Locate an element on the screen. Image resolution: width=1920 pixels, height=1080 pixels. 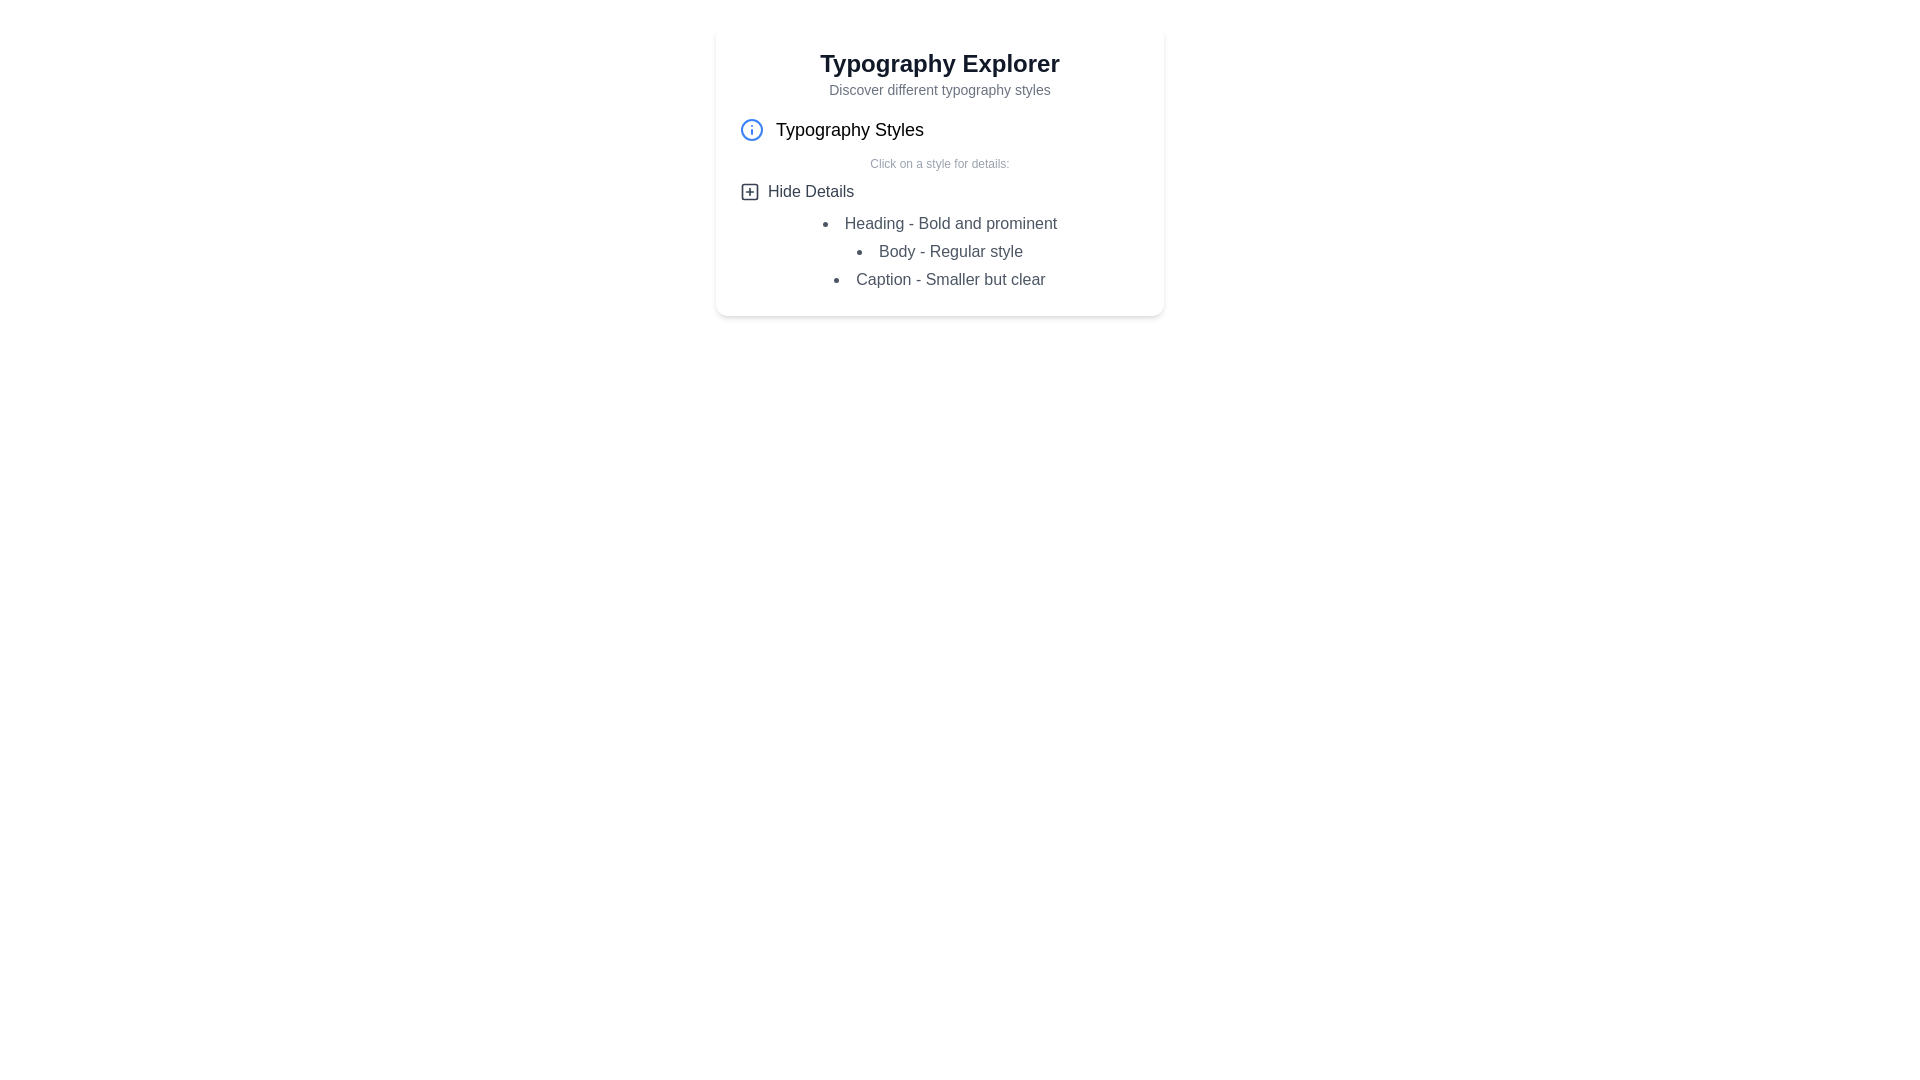
the 'Body' text label with bullet point, which describes a typography style in the vertical bulleted list within the 'Typography Explorer' card is located at coordinates (939, 250).